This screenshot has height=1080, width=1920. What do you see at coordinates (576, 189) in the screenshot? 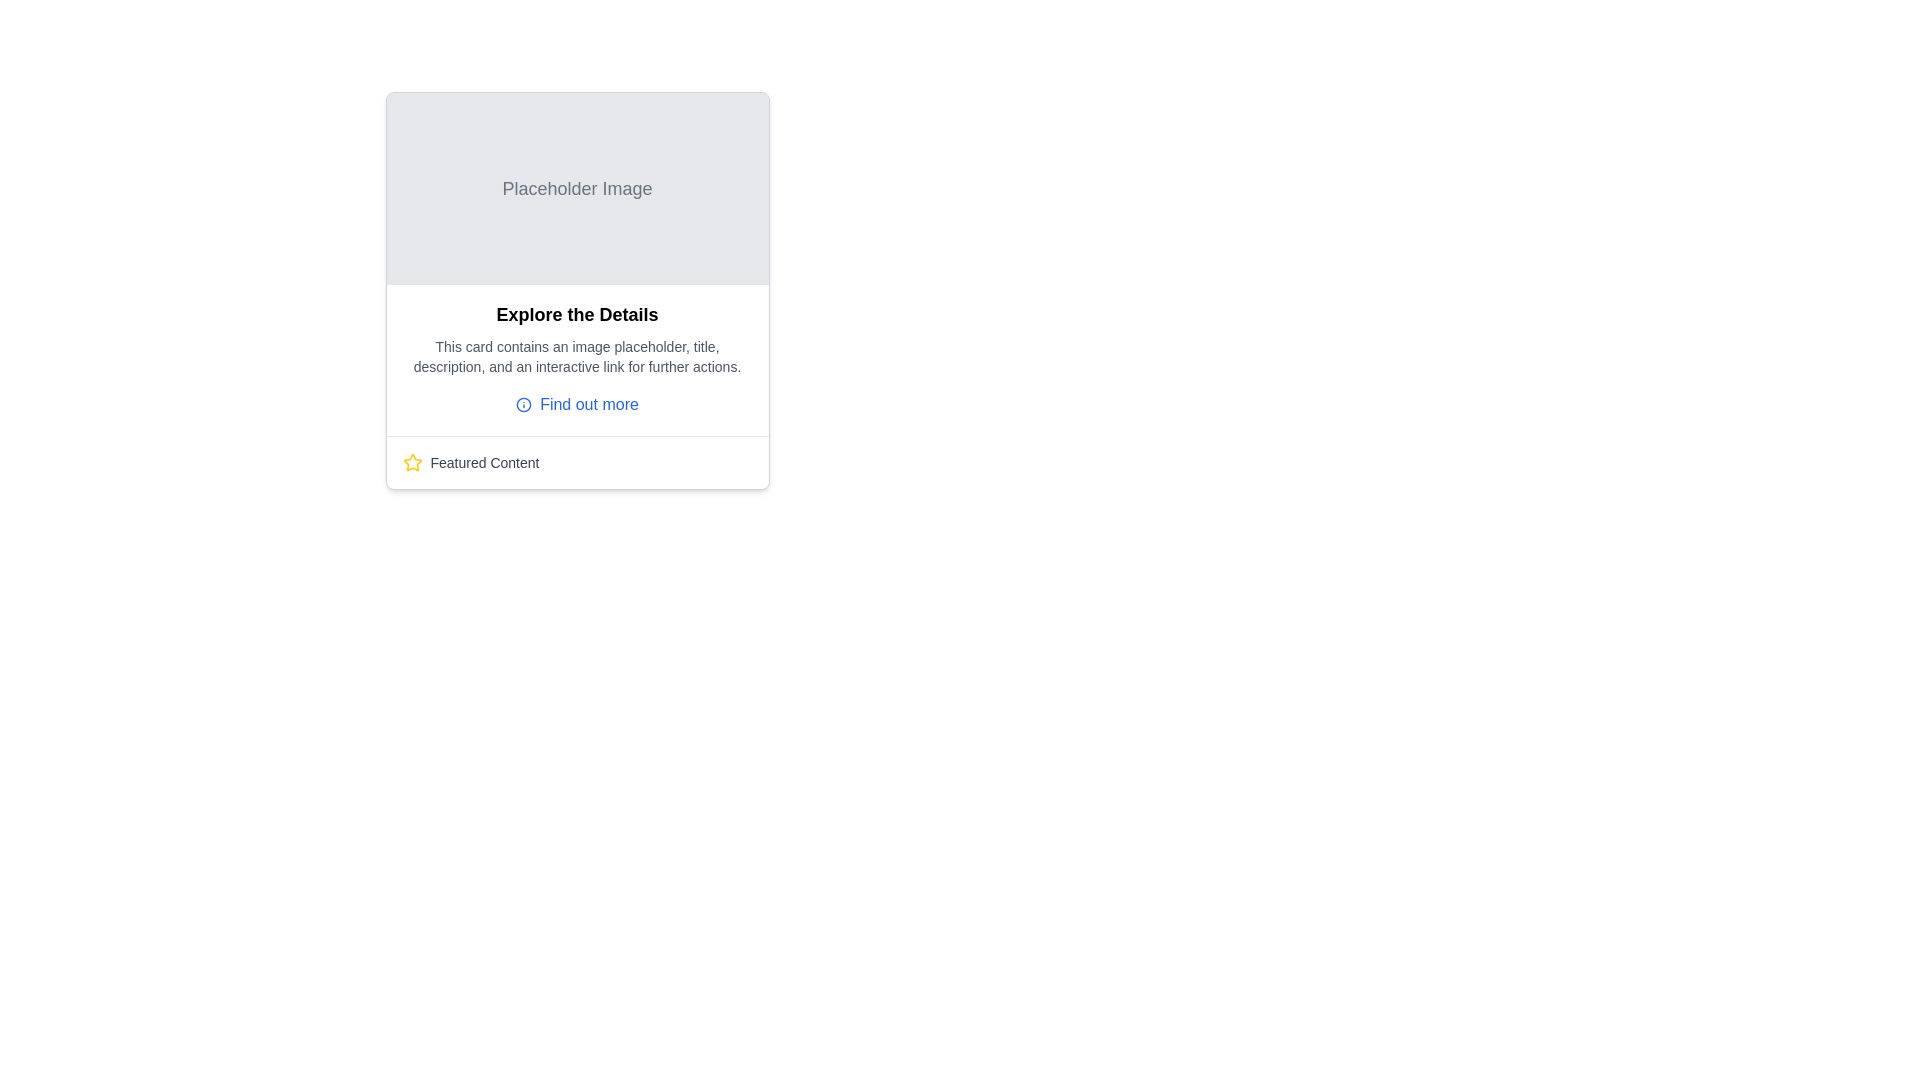
I see `the 'Placeholder Image' static text label displayed in gray font, located centrally within the light gray rectangular section at the top of a card-like interface` at bounding box center [576, 189].